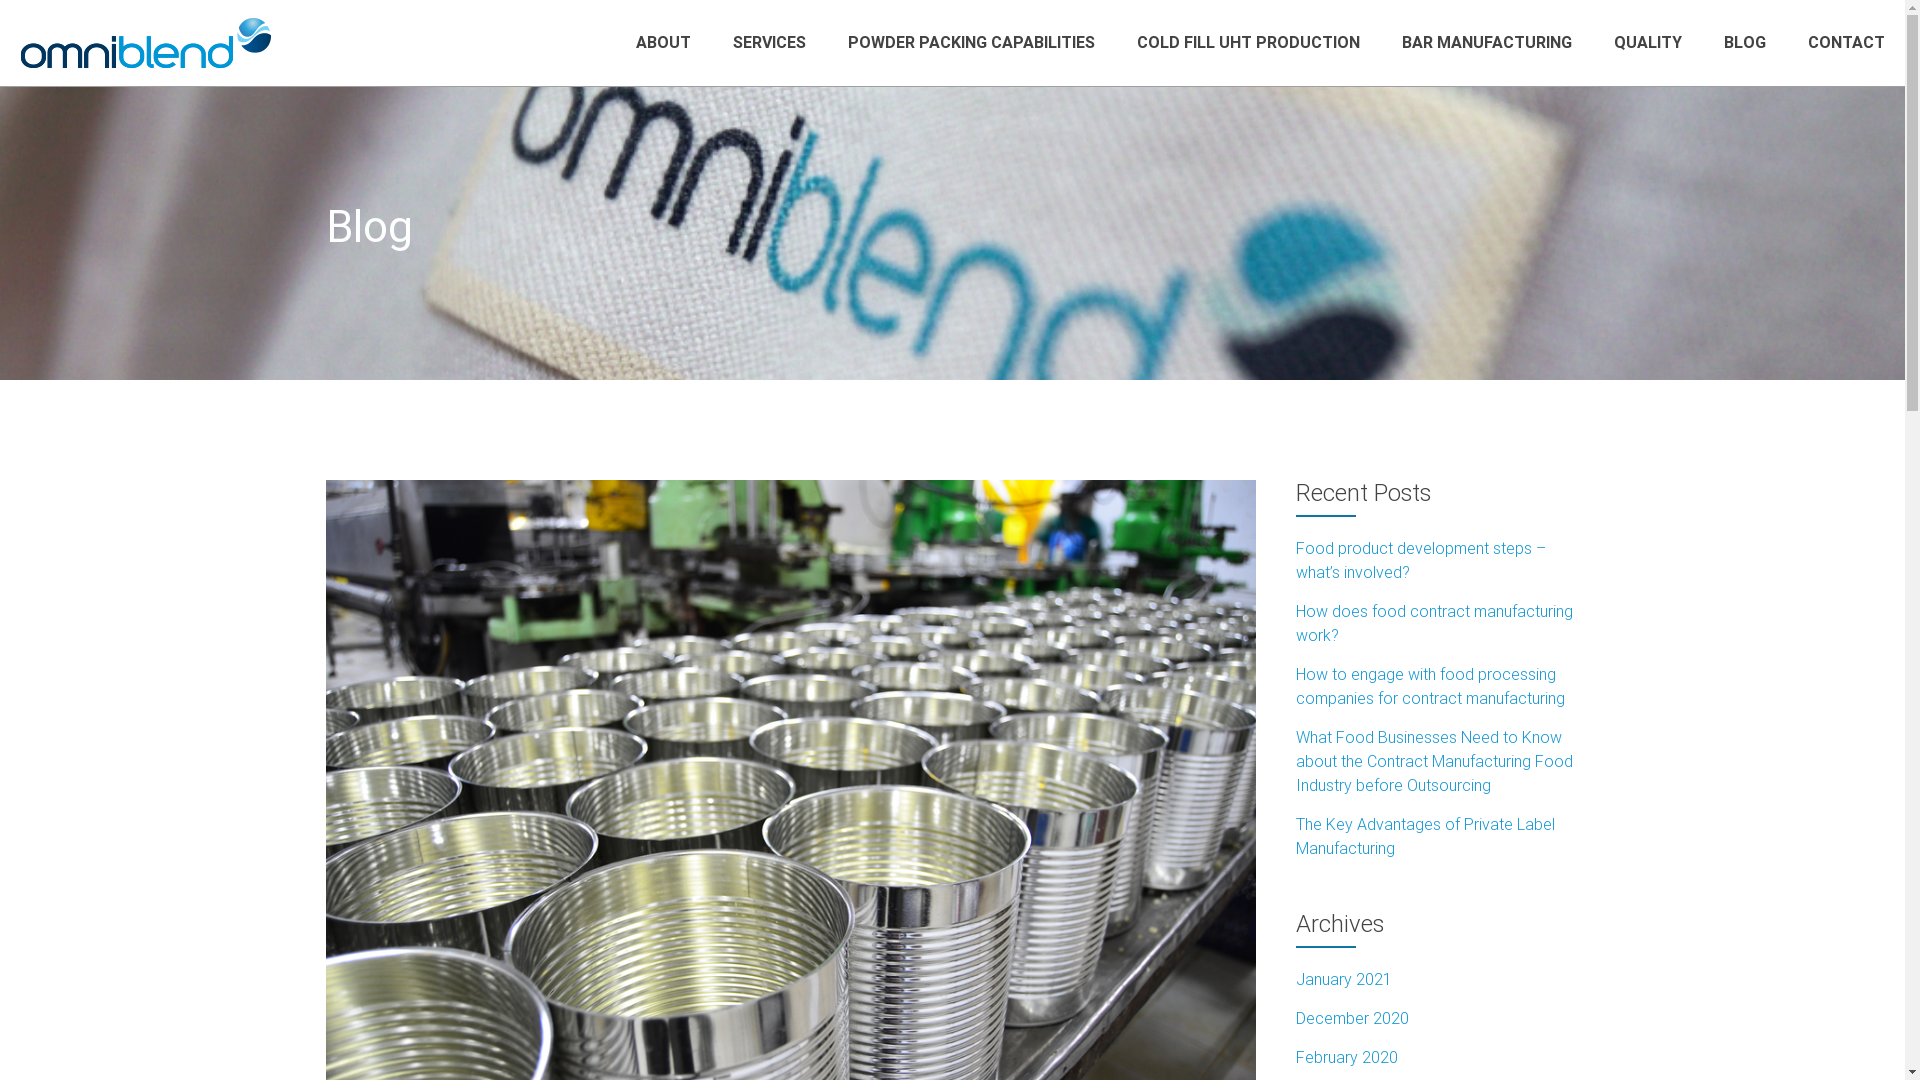  Describe the element at coordinates (1487, 42) in the screenshot. I see `'BAR MANUFACTURING'` at that location.